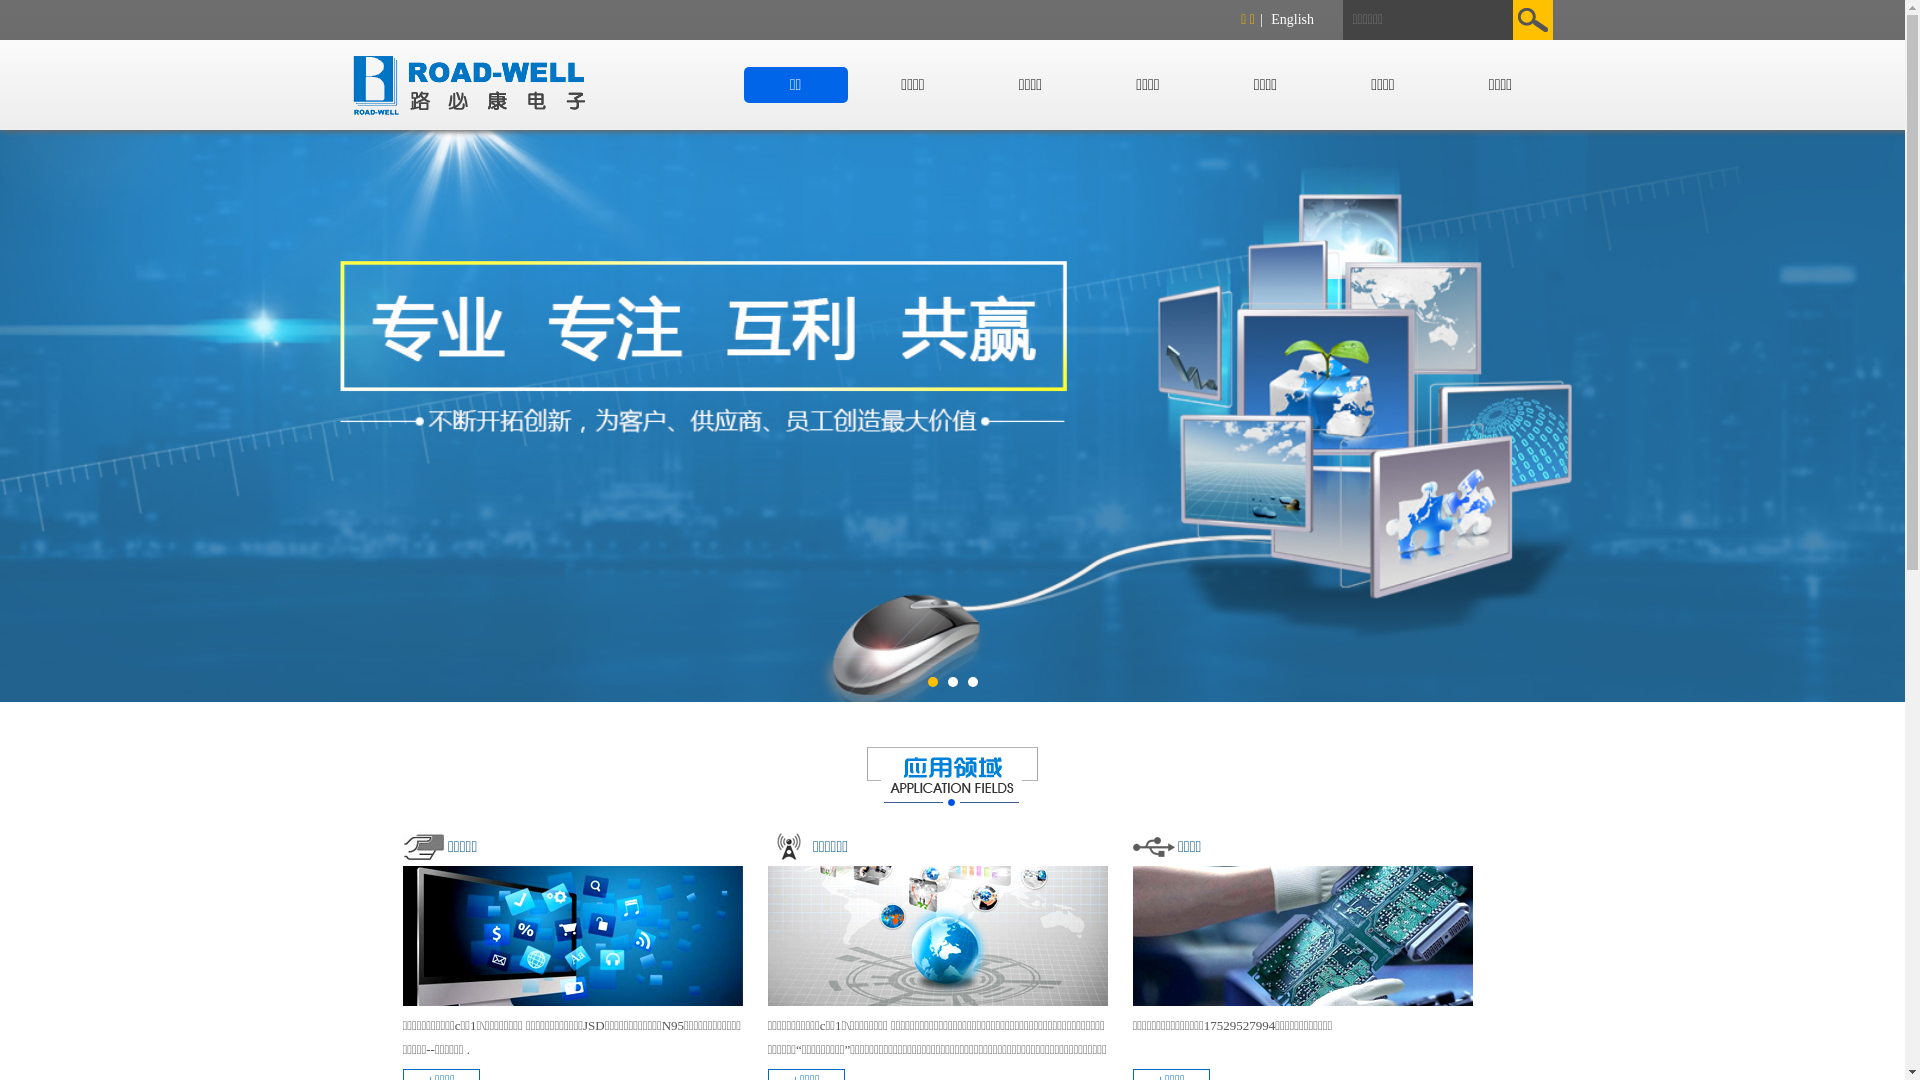 The width and height of the screenshot is (1920, 1080). Describe the element at coordinates (1292, 19) in the screenshot. I see `'English'` at that location.